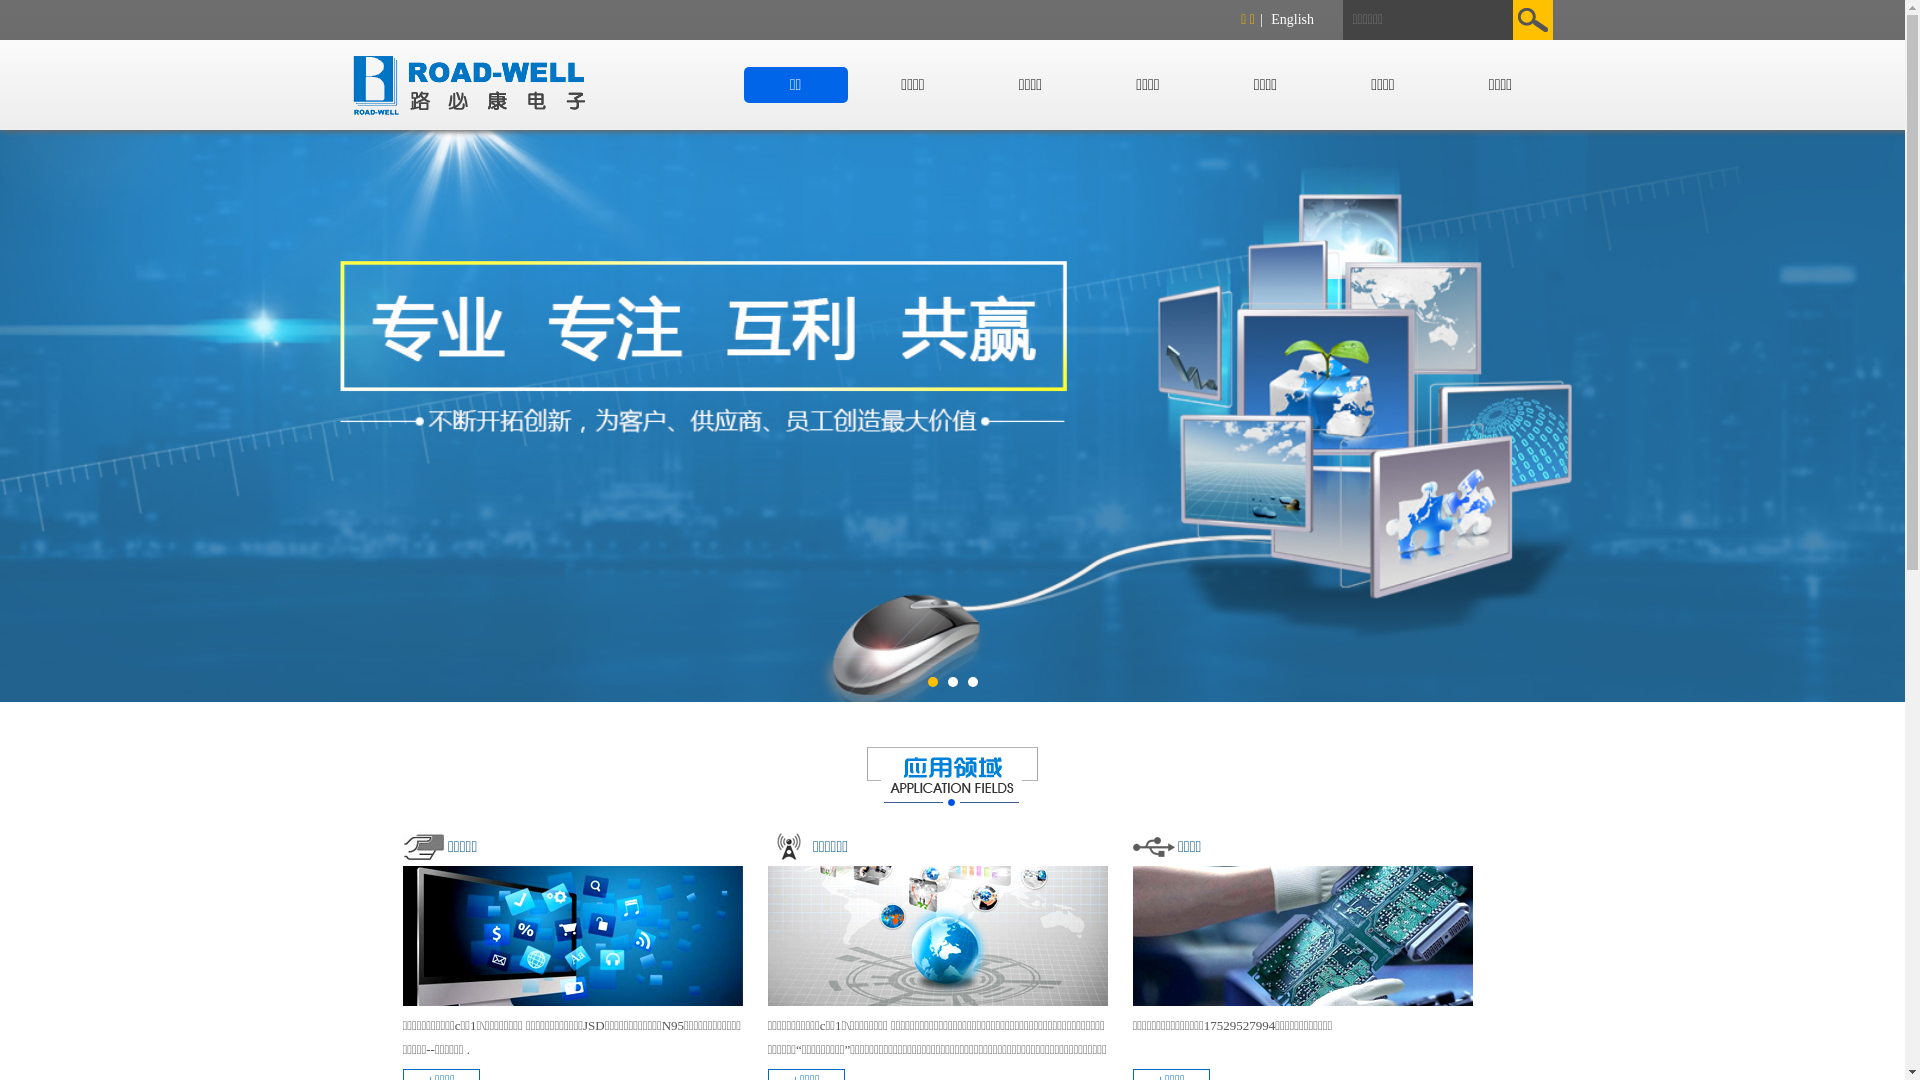 The width and height of the screenshot is (1920, 1080). Describe the element at coordinates (1292, 19) in the screenshot. I see `'English'` at that location.